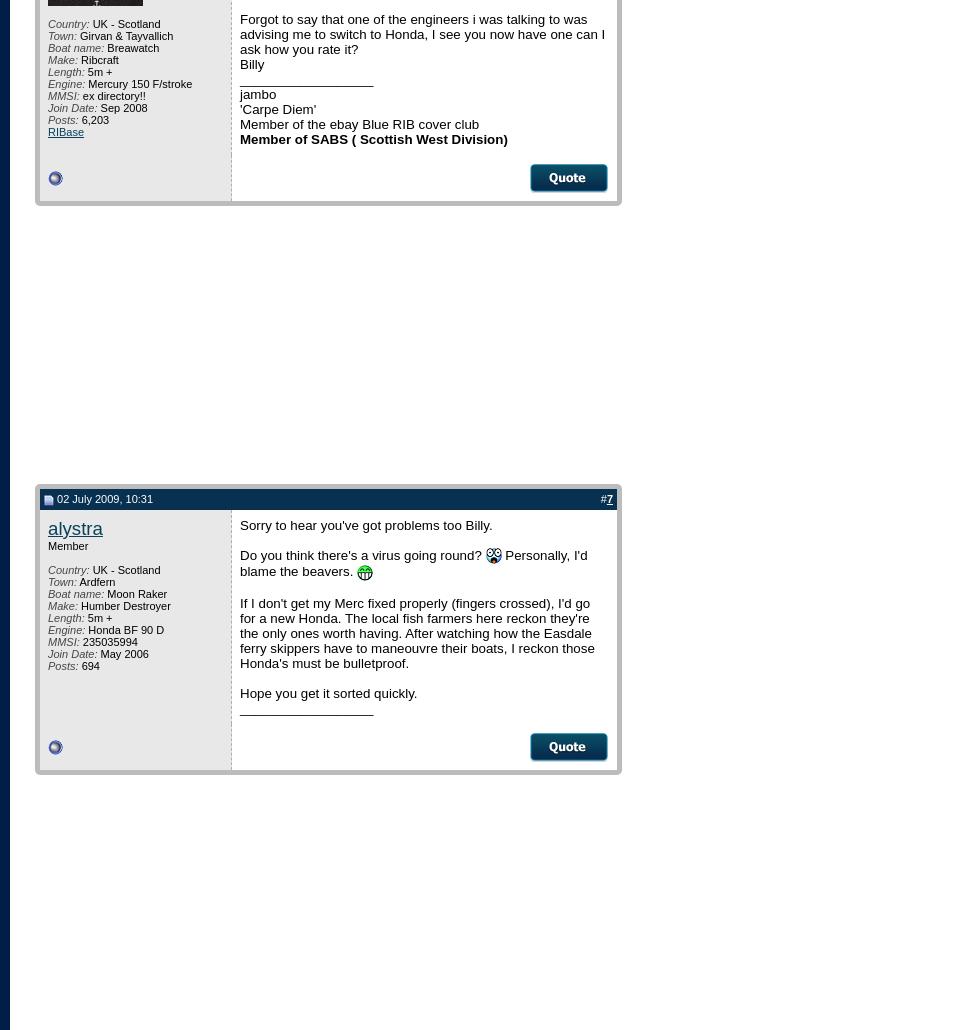  Describe the element at coordinates (138, 84) in the screenshot. I see `'Mercury 150 F/stroke'` at that location.